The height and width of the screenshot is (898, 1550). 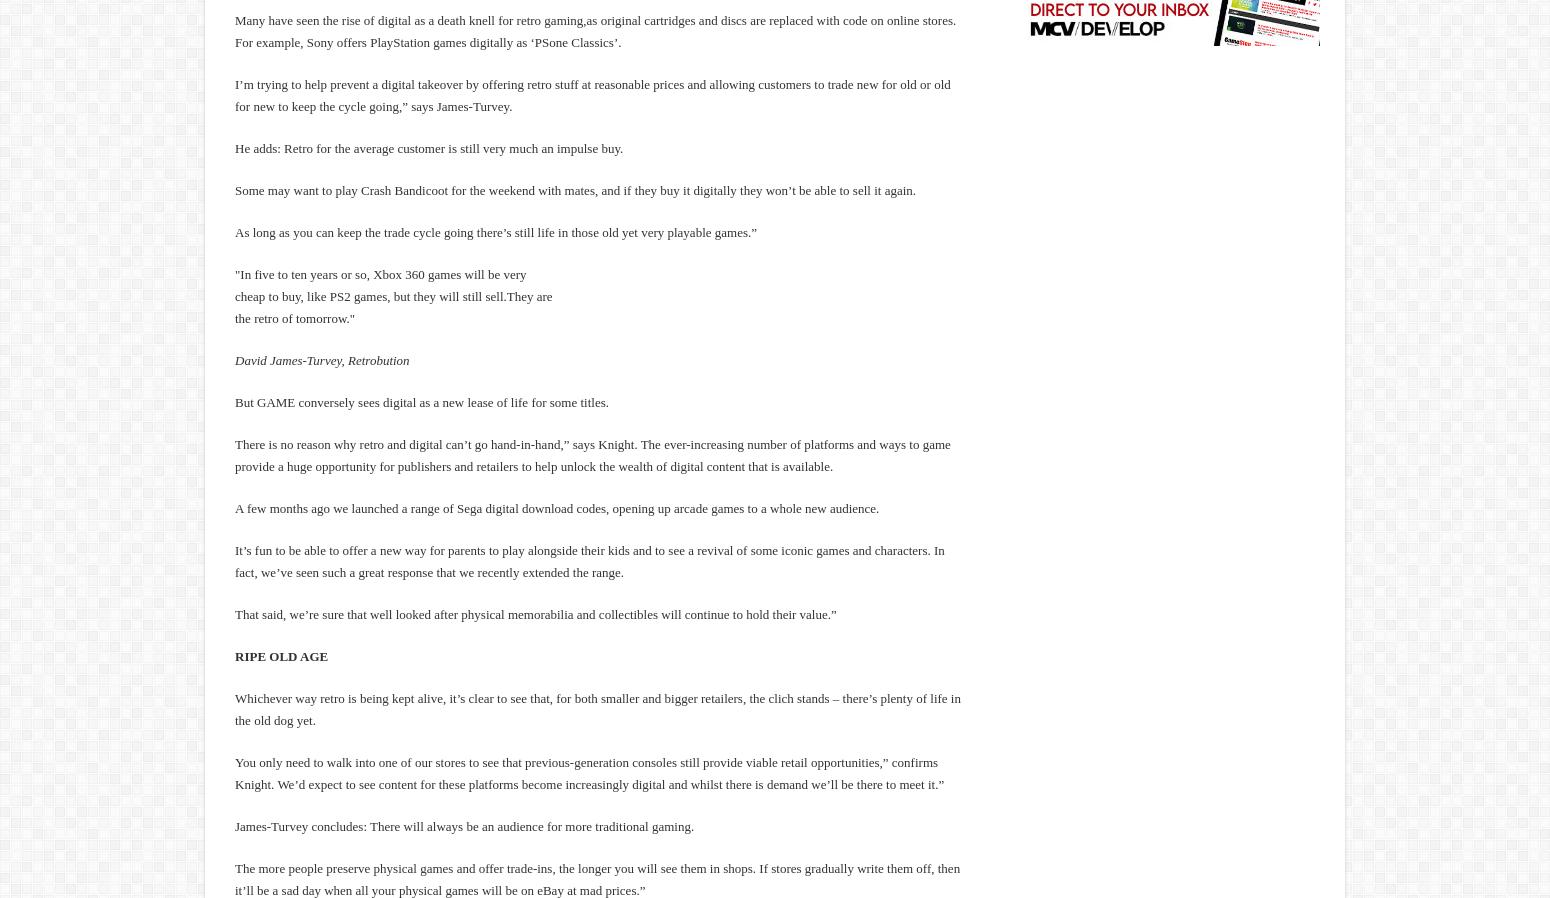 What do you see at coordinates (294, 318) in the screenshot?
I see `'the retro of tomorrow."'` at bounding box center [294, 318].